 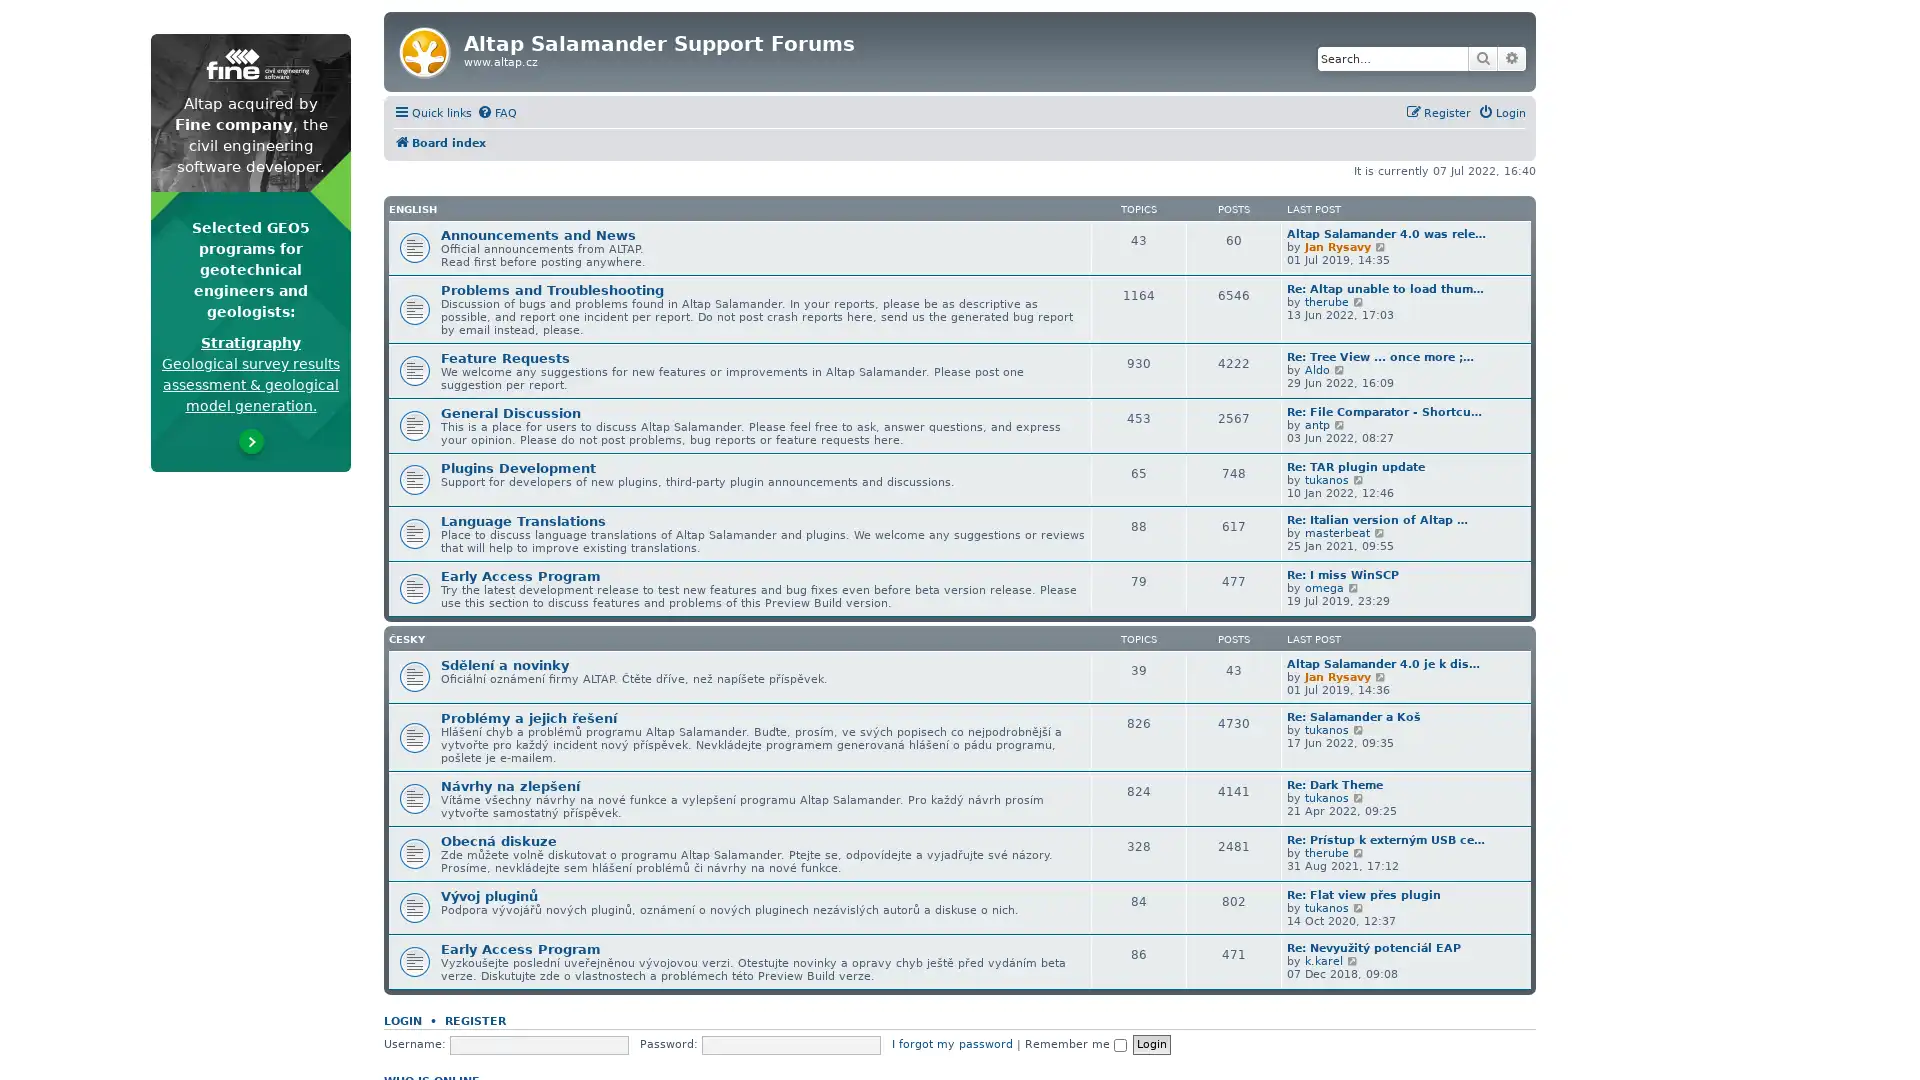 What do you see at coordinates (1483, 57) in the screenshot?
I see `Search` at bounding box center [1483, 57].